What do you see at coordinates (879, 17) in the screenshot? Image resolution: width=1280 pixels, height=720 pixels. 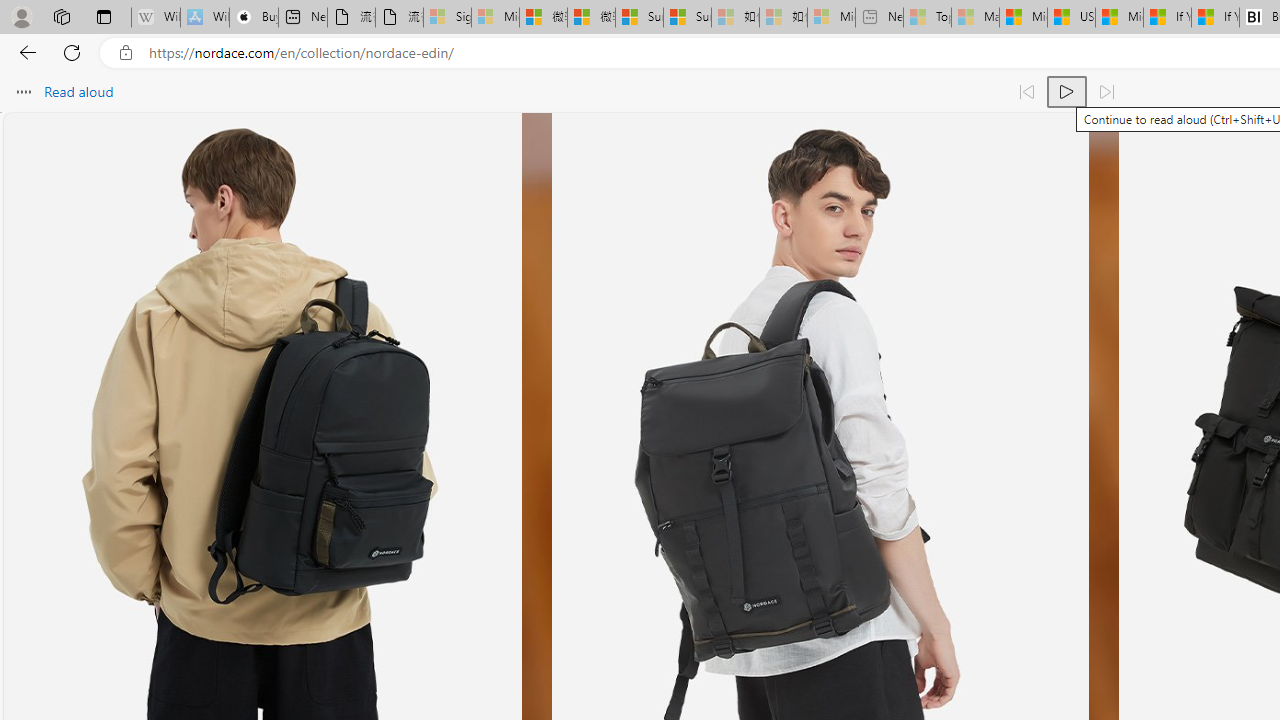 I see `'New tab - Sleeping'` at bounding box center [879, 17].